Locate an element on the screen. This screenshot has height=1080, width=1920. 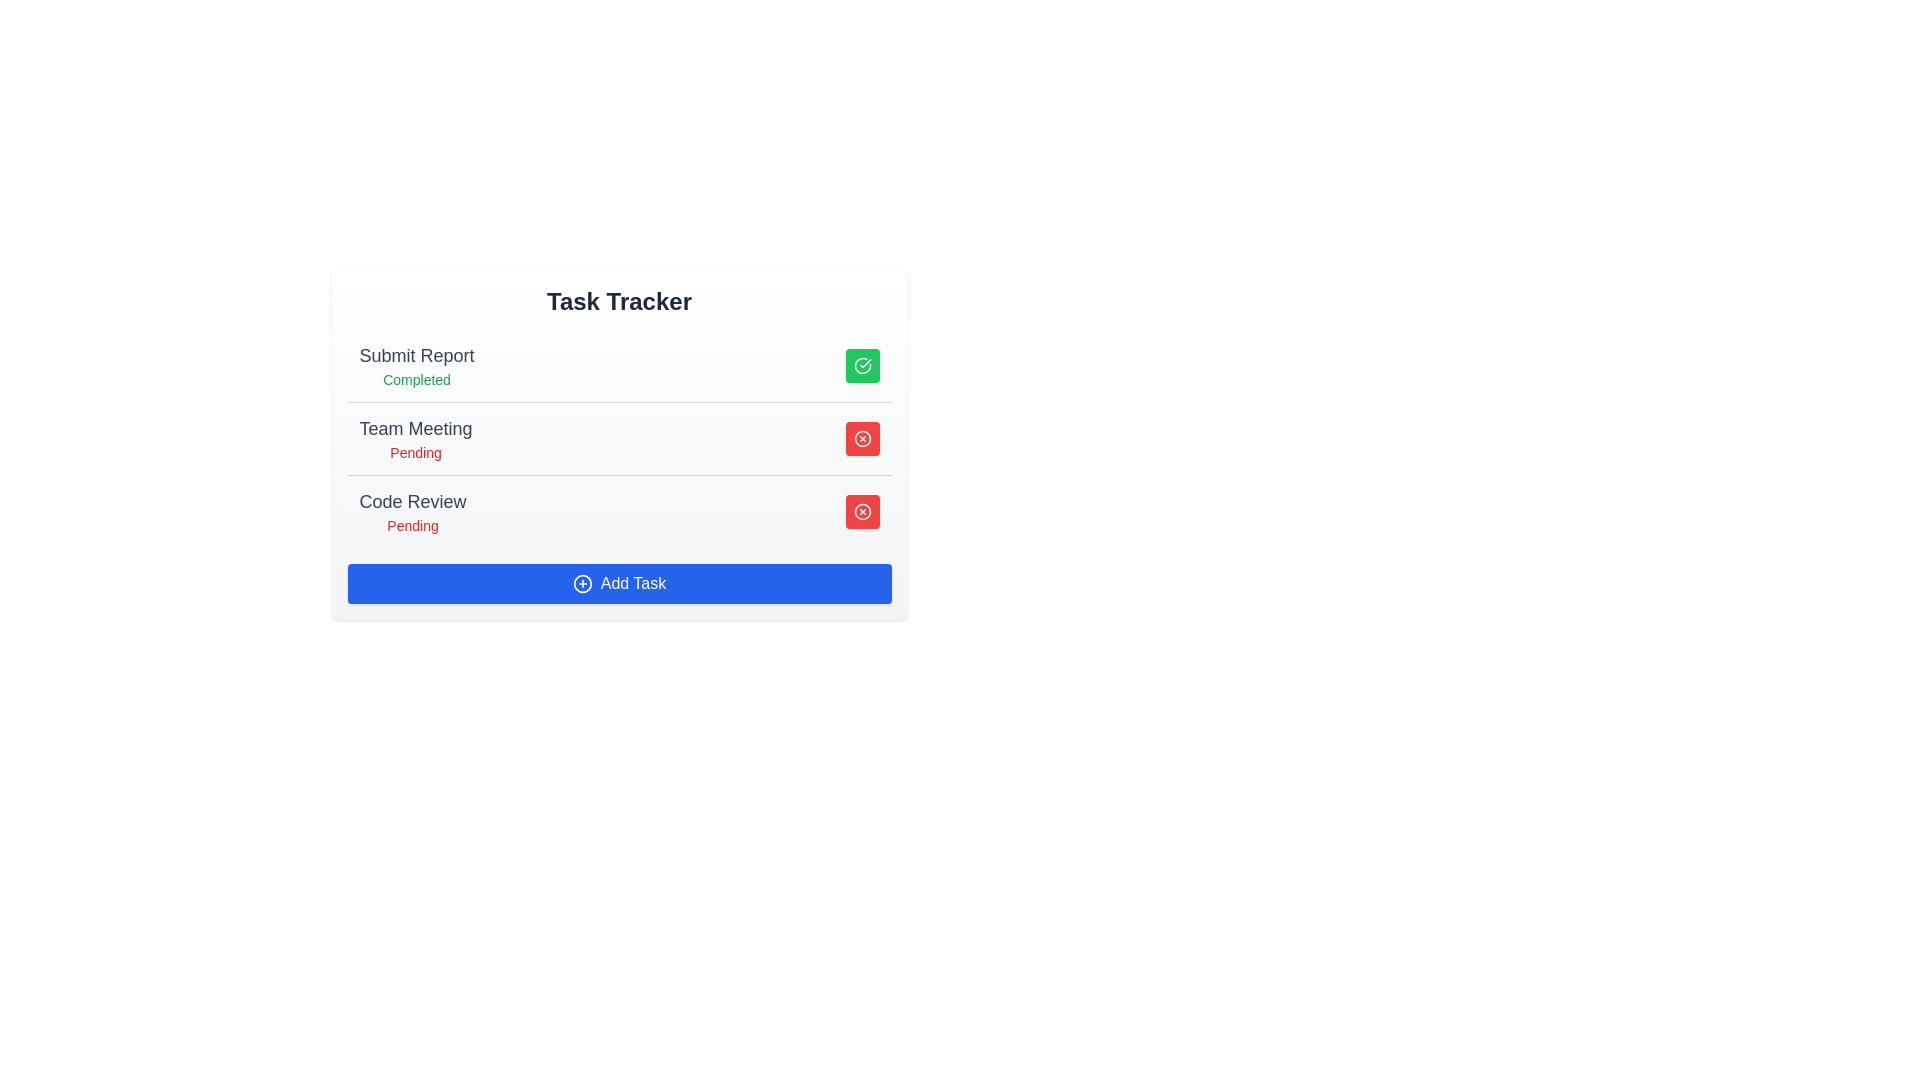
the interactive green button is located at coordinates (862, 366).